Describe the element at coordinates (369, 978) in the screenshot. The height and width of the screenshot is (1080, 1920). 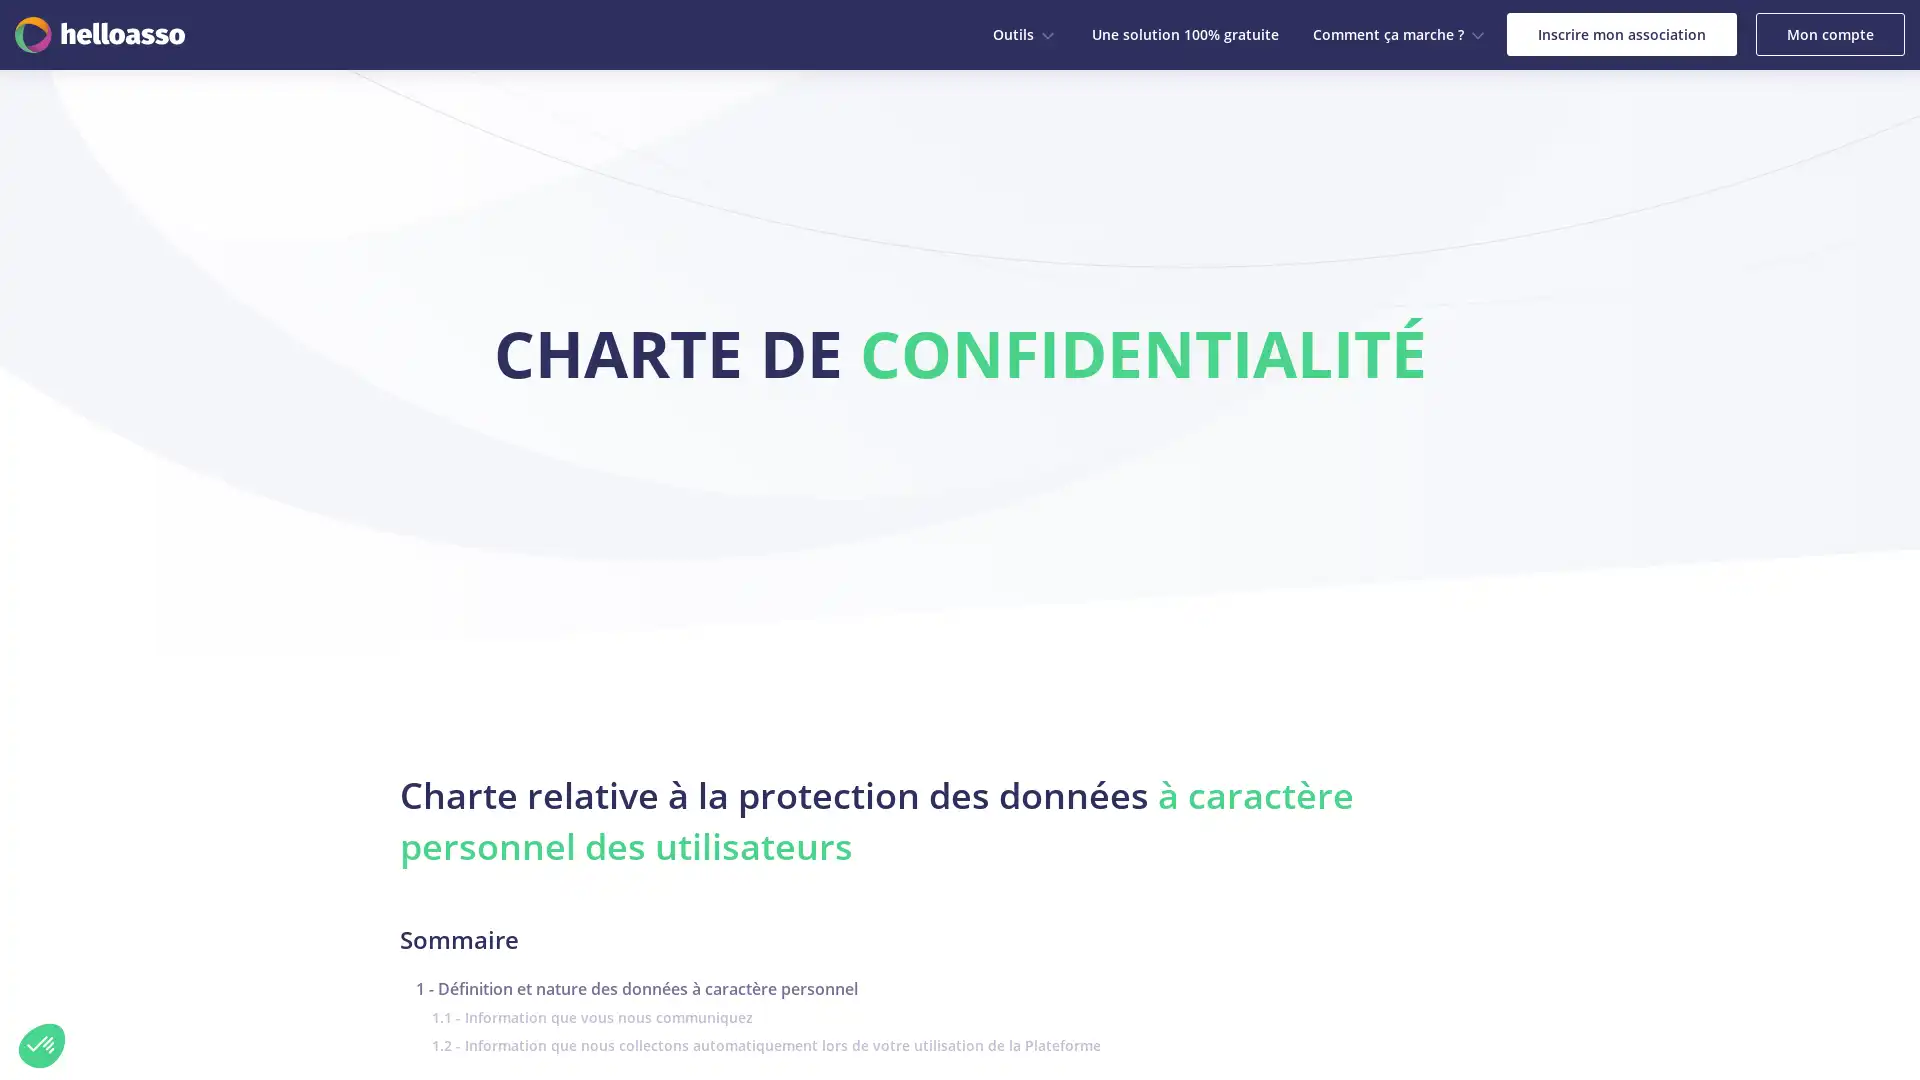
I see `Tout accepter` at that location.